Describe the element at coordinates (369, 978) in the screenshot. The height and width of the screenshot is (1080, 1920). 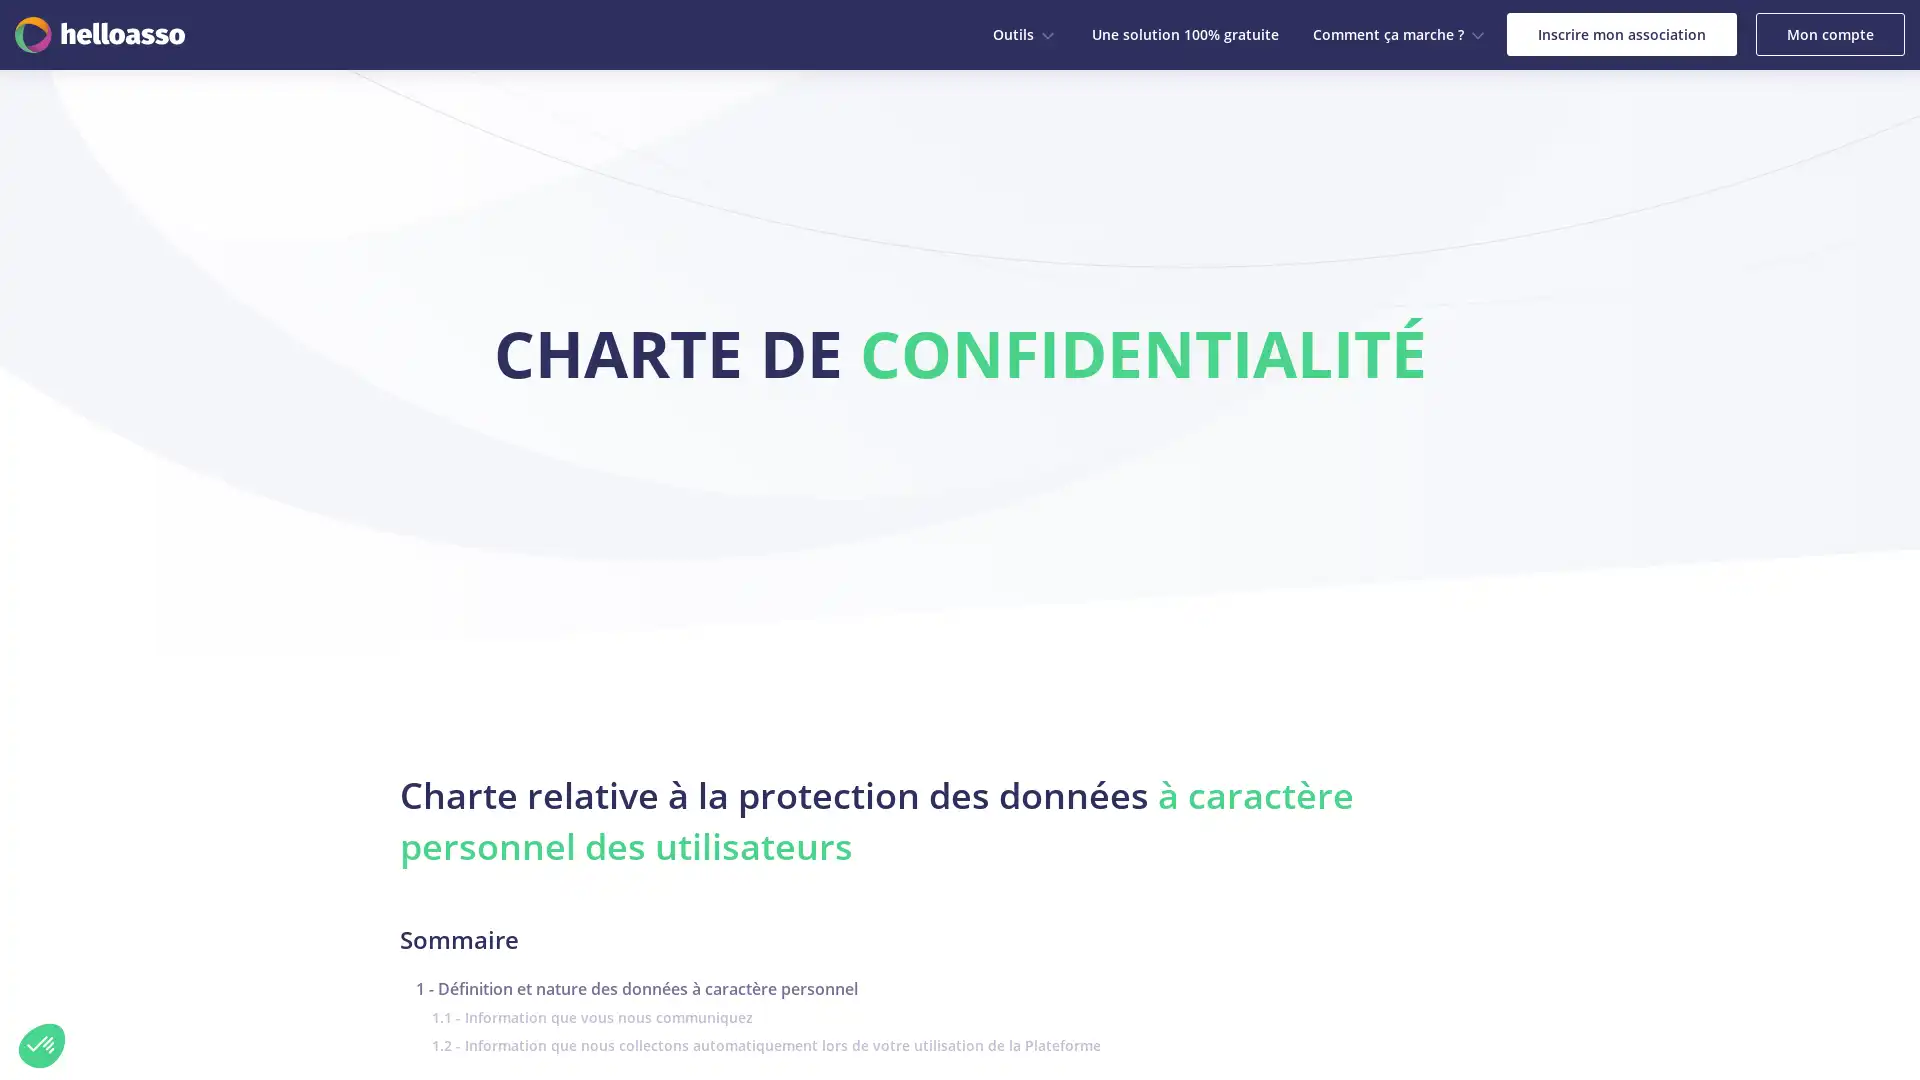
I see `Tout accepter` at that location.